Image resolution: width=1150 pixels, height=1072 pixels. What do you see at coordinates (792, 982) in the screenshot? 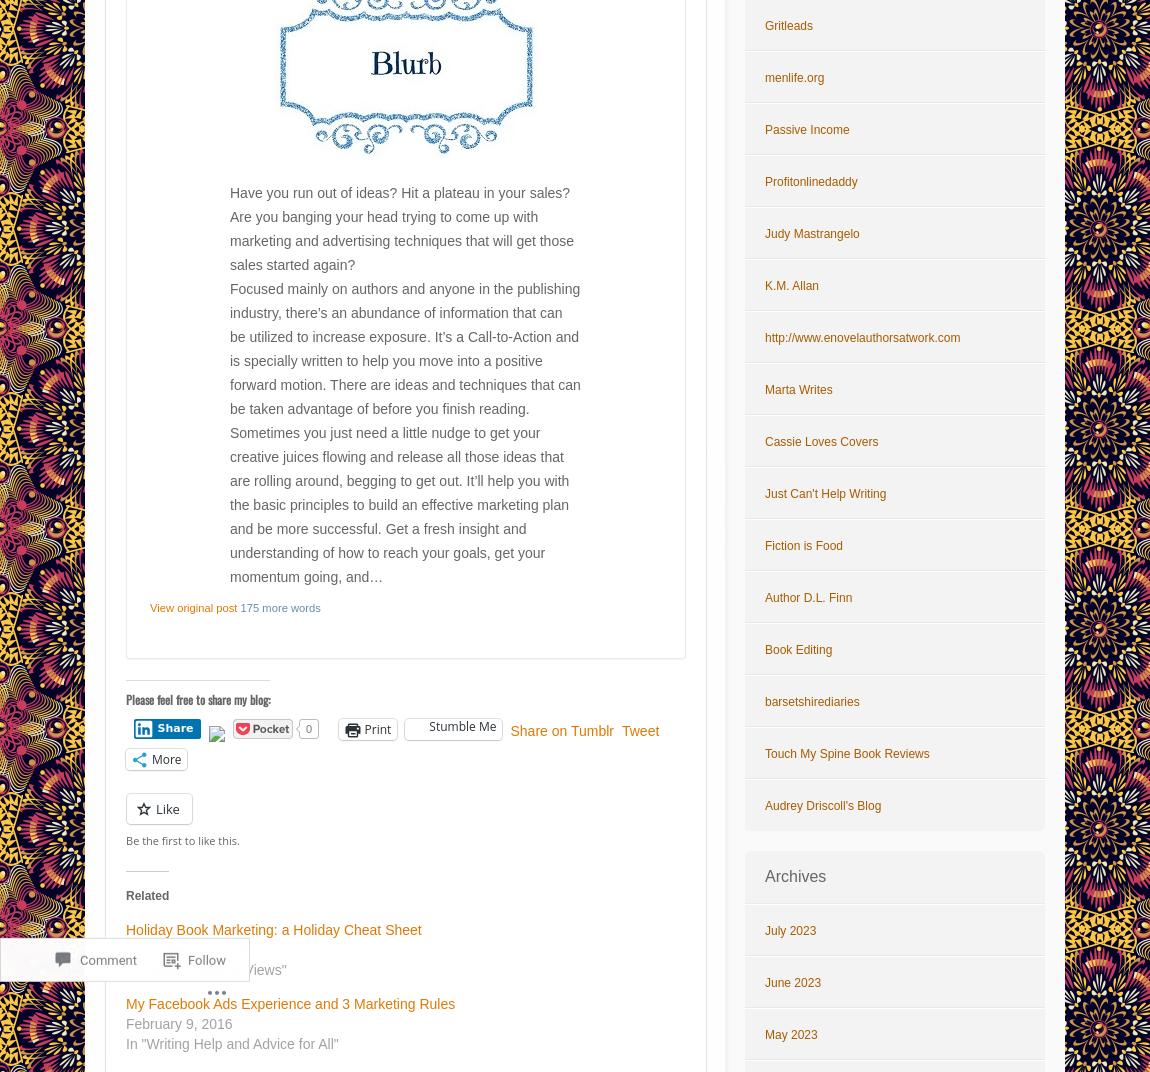
I see `'June 2023'` at bounding box center [792, 982].